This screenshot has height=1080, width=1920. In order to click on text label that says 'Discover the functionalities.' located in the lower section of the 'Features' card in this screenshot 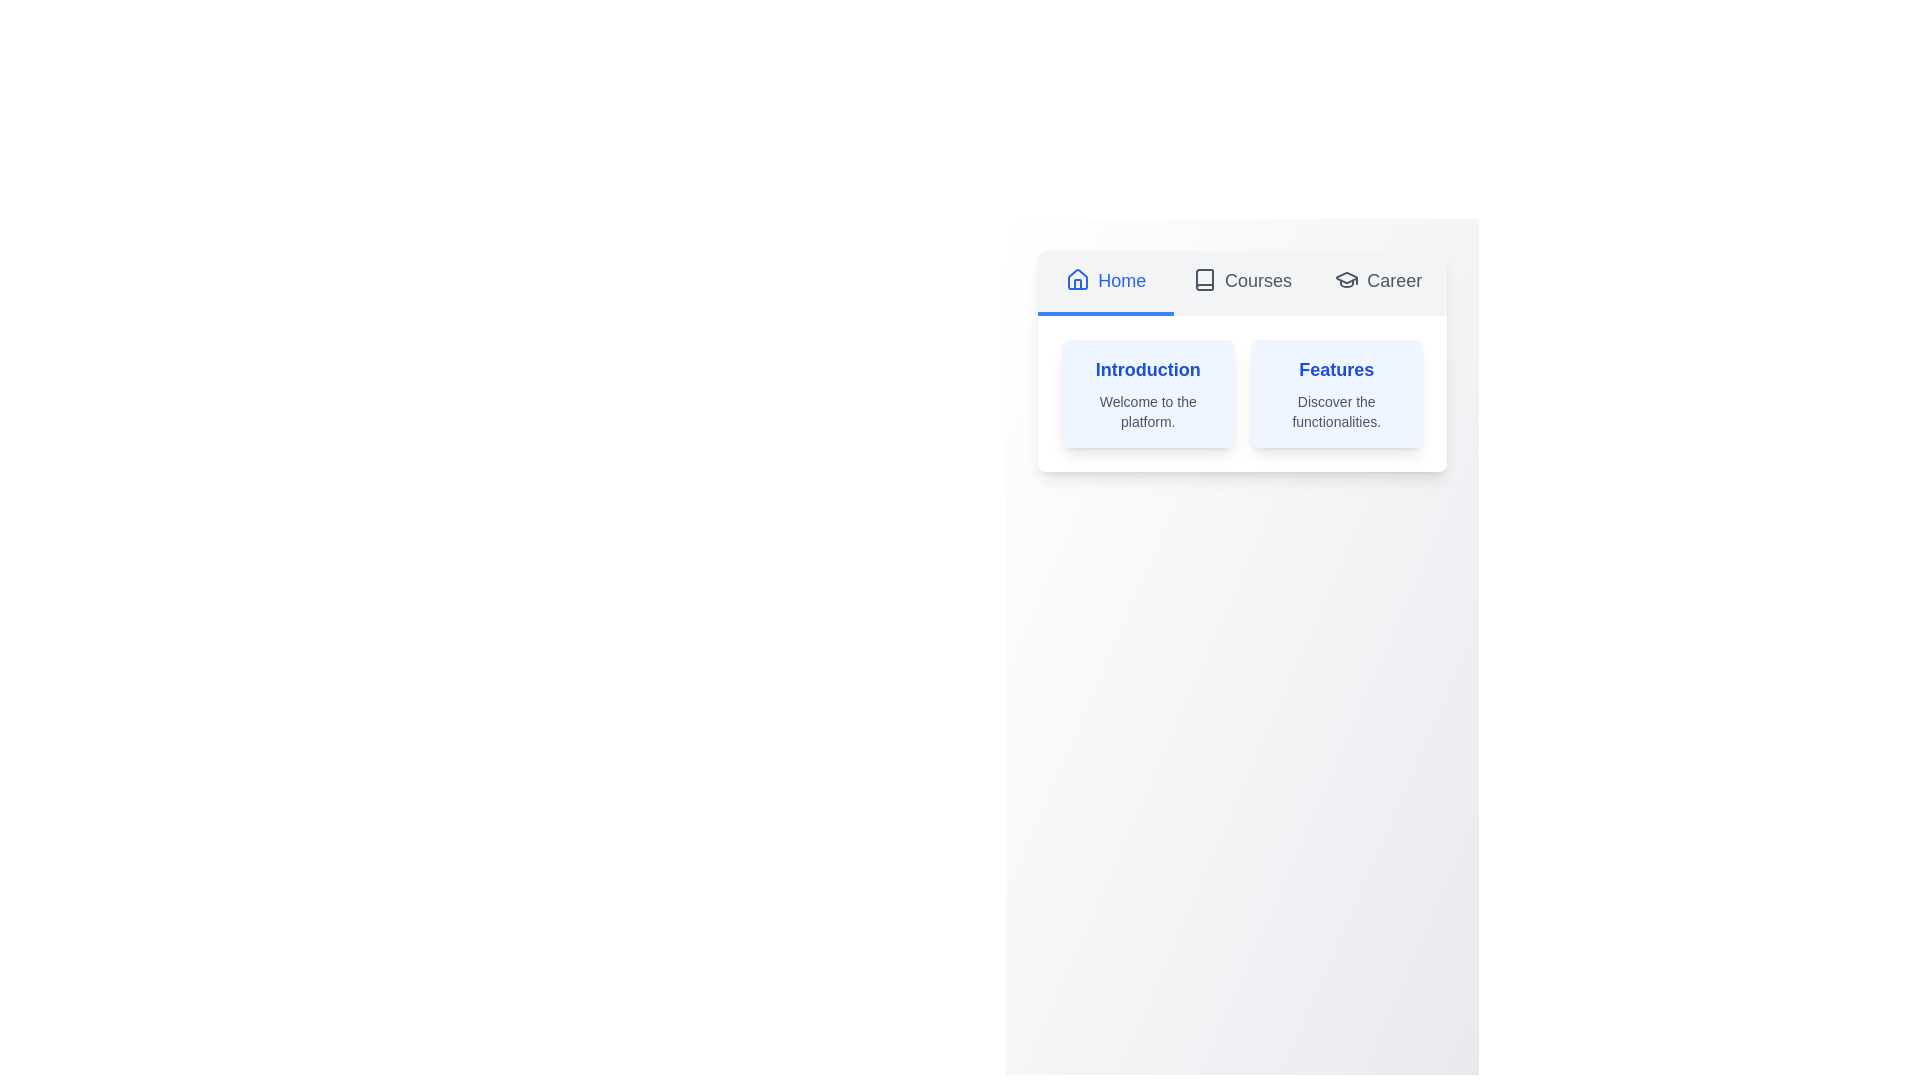, I will do `click(1336, 411)`.